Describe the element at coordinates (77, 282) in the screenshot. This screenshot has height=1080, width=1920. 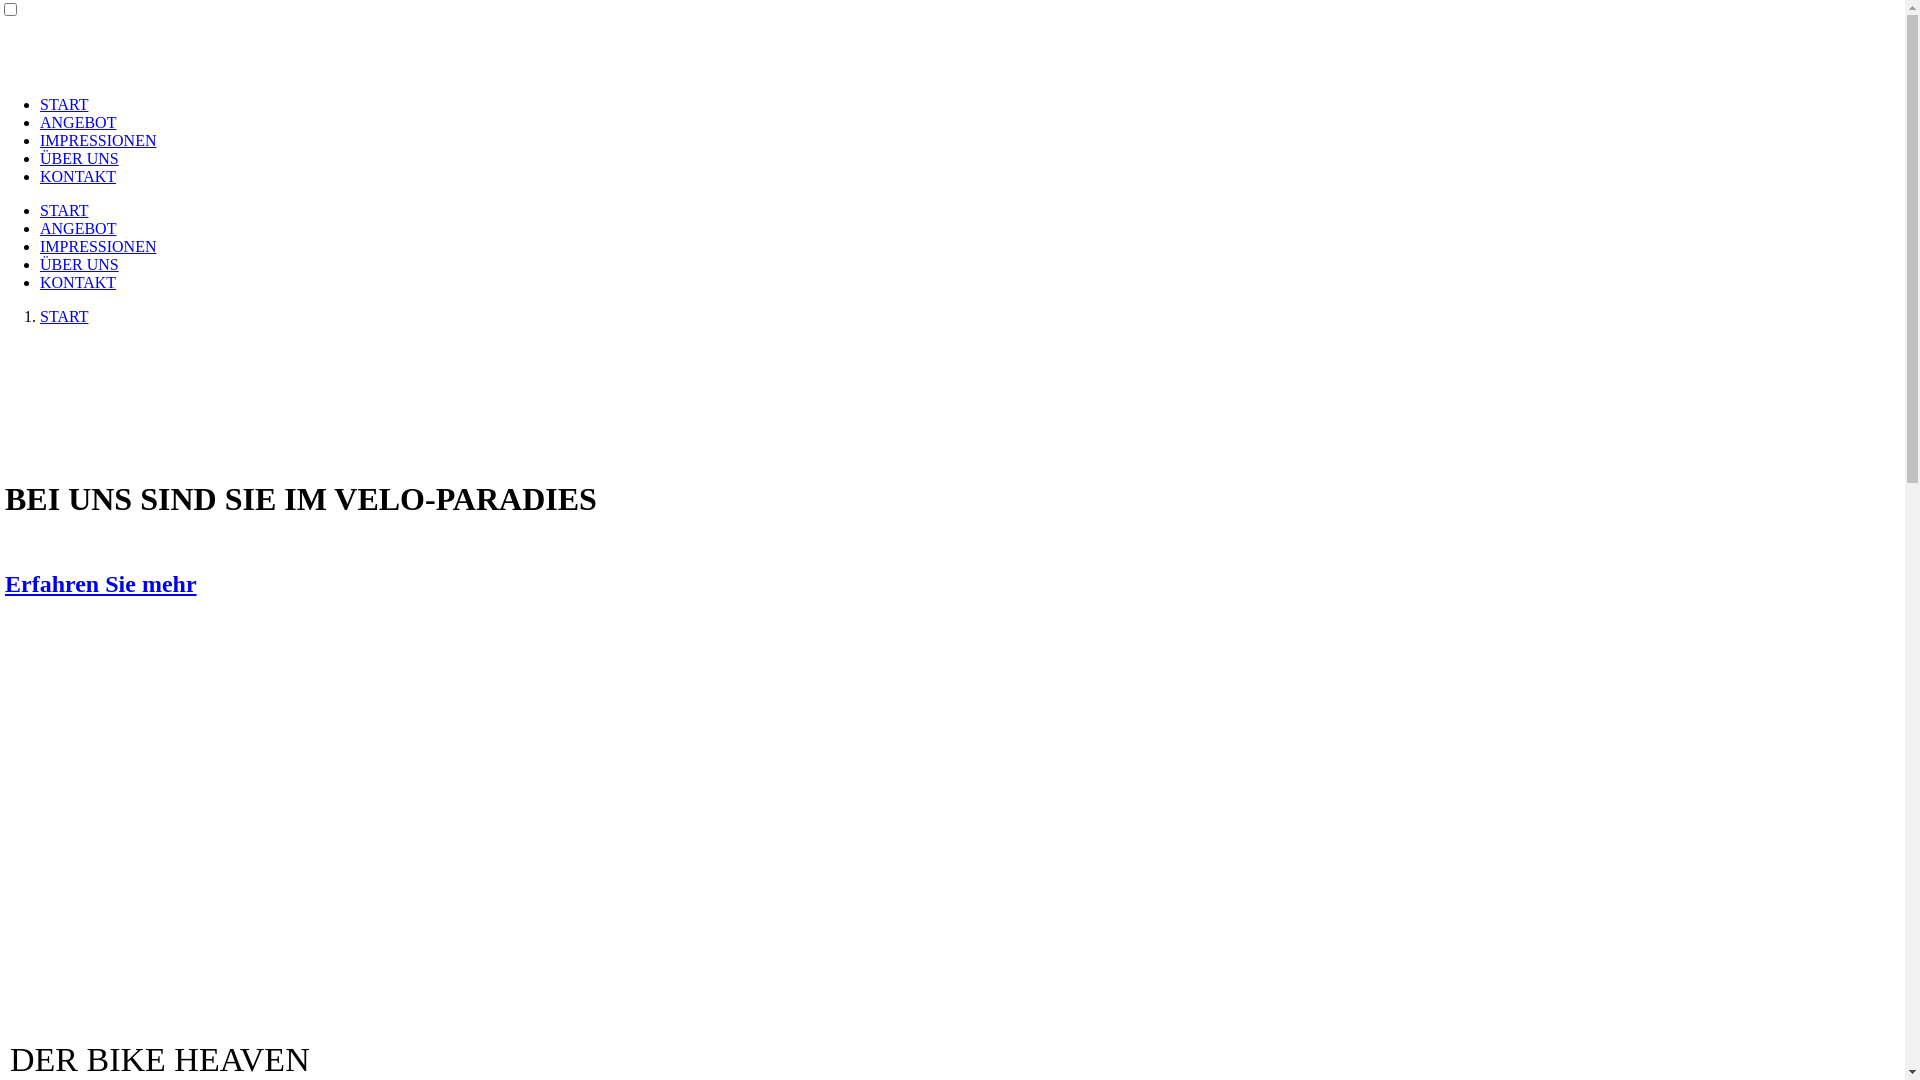
I see `'KONTAKT'` at that location.